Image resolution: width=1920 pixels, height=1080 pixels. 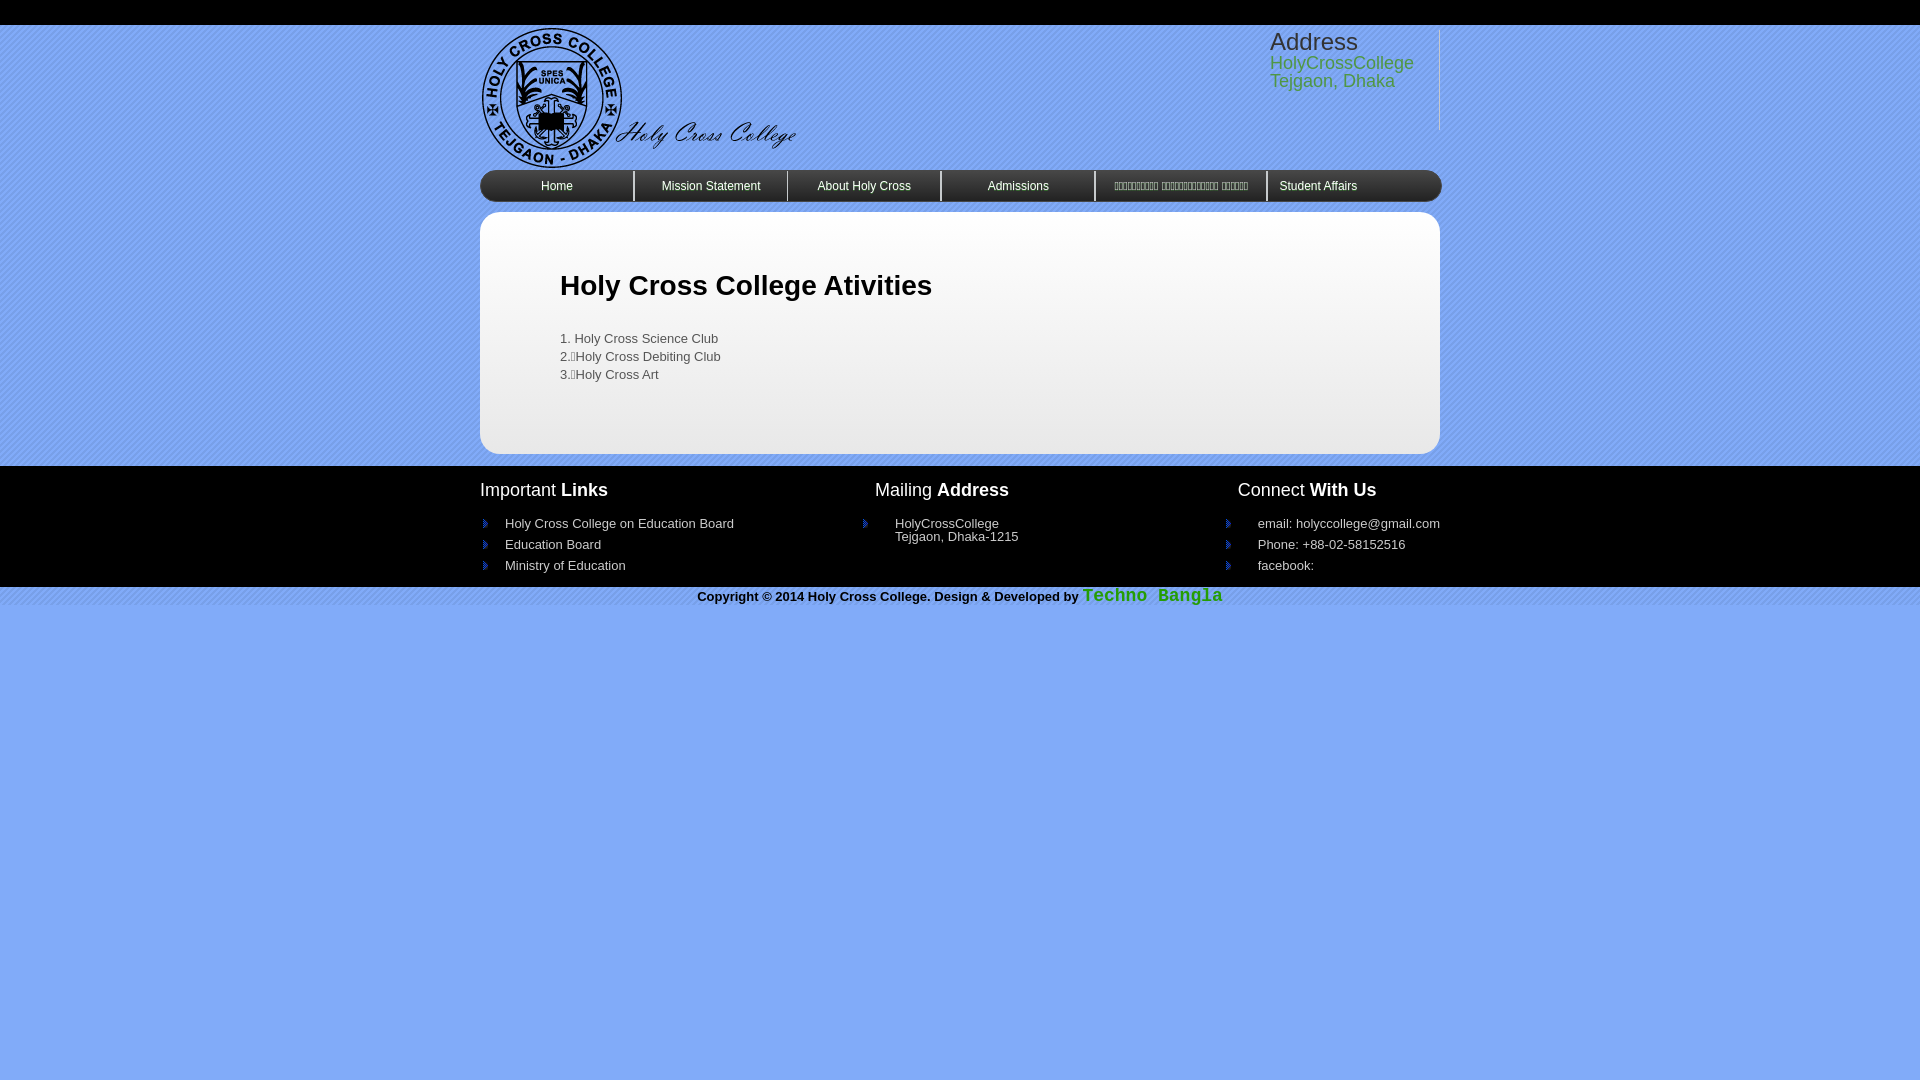 I want to click on 'About Holy Cross', so click(x=786, y=185).